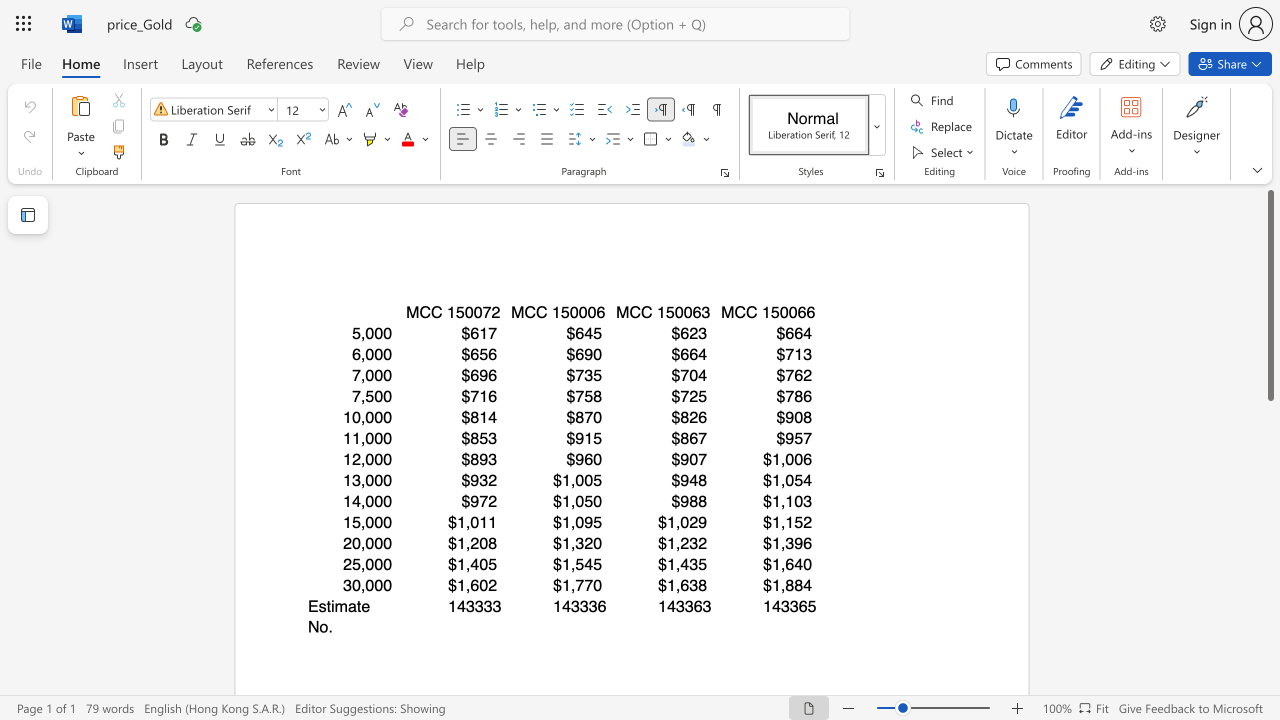 The height and width of the screenshot is (720, 1280). What do you see at coordinates (1269, 570) in the screenshot?
I see `the scrollbar on the side` at bounding box center [1269, 570].